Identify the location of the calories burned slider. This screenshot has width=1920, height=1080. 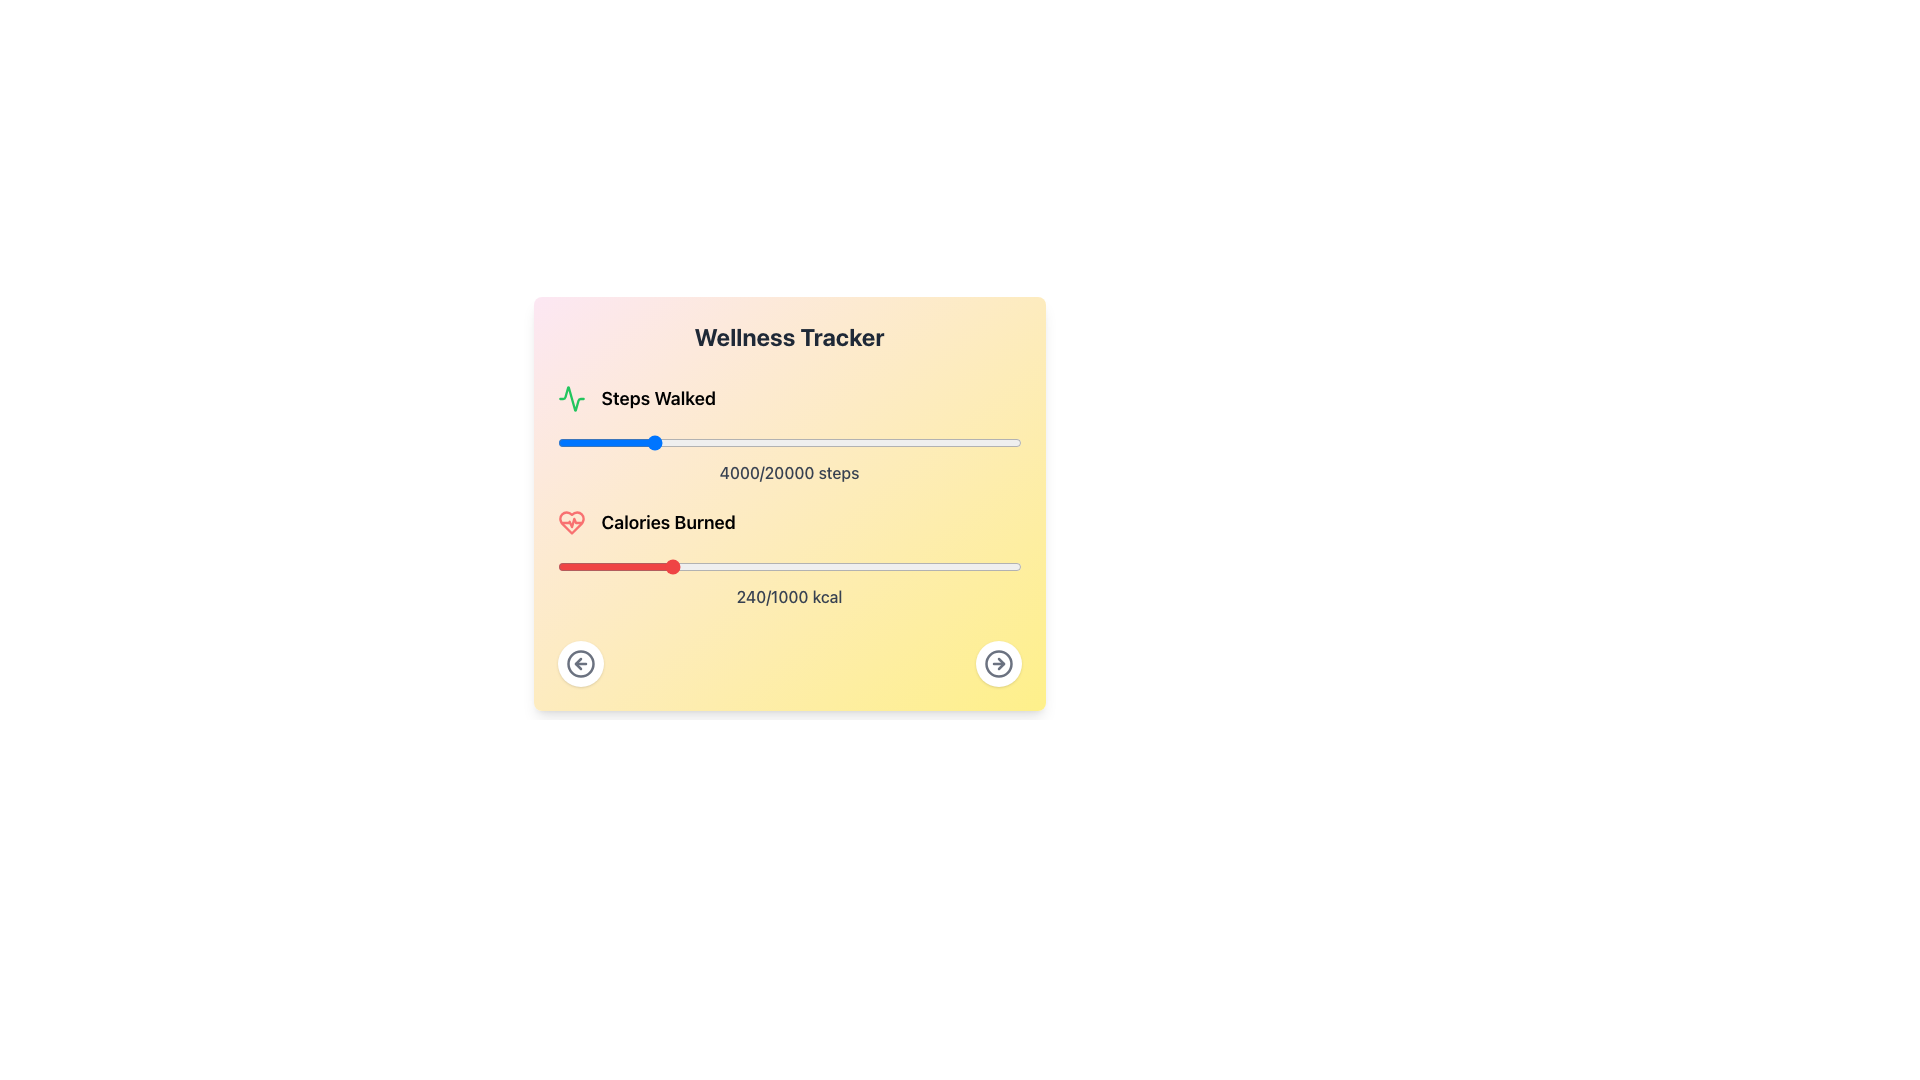
(722, 567).